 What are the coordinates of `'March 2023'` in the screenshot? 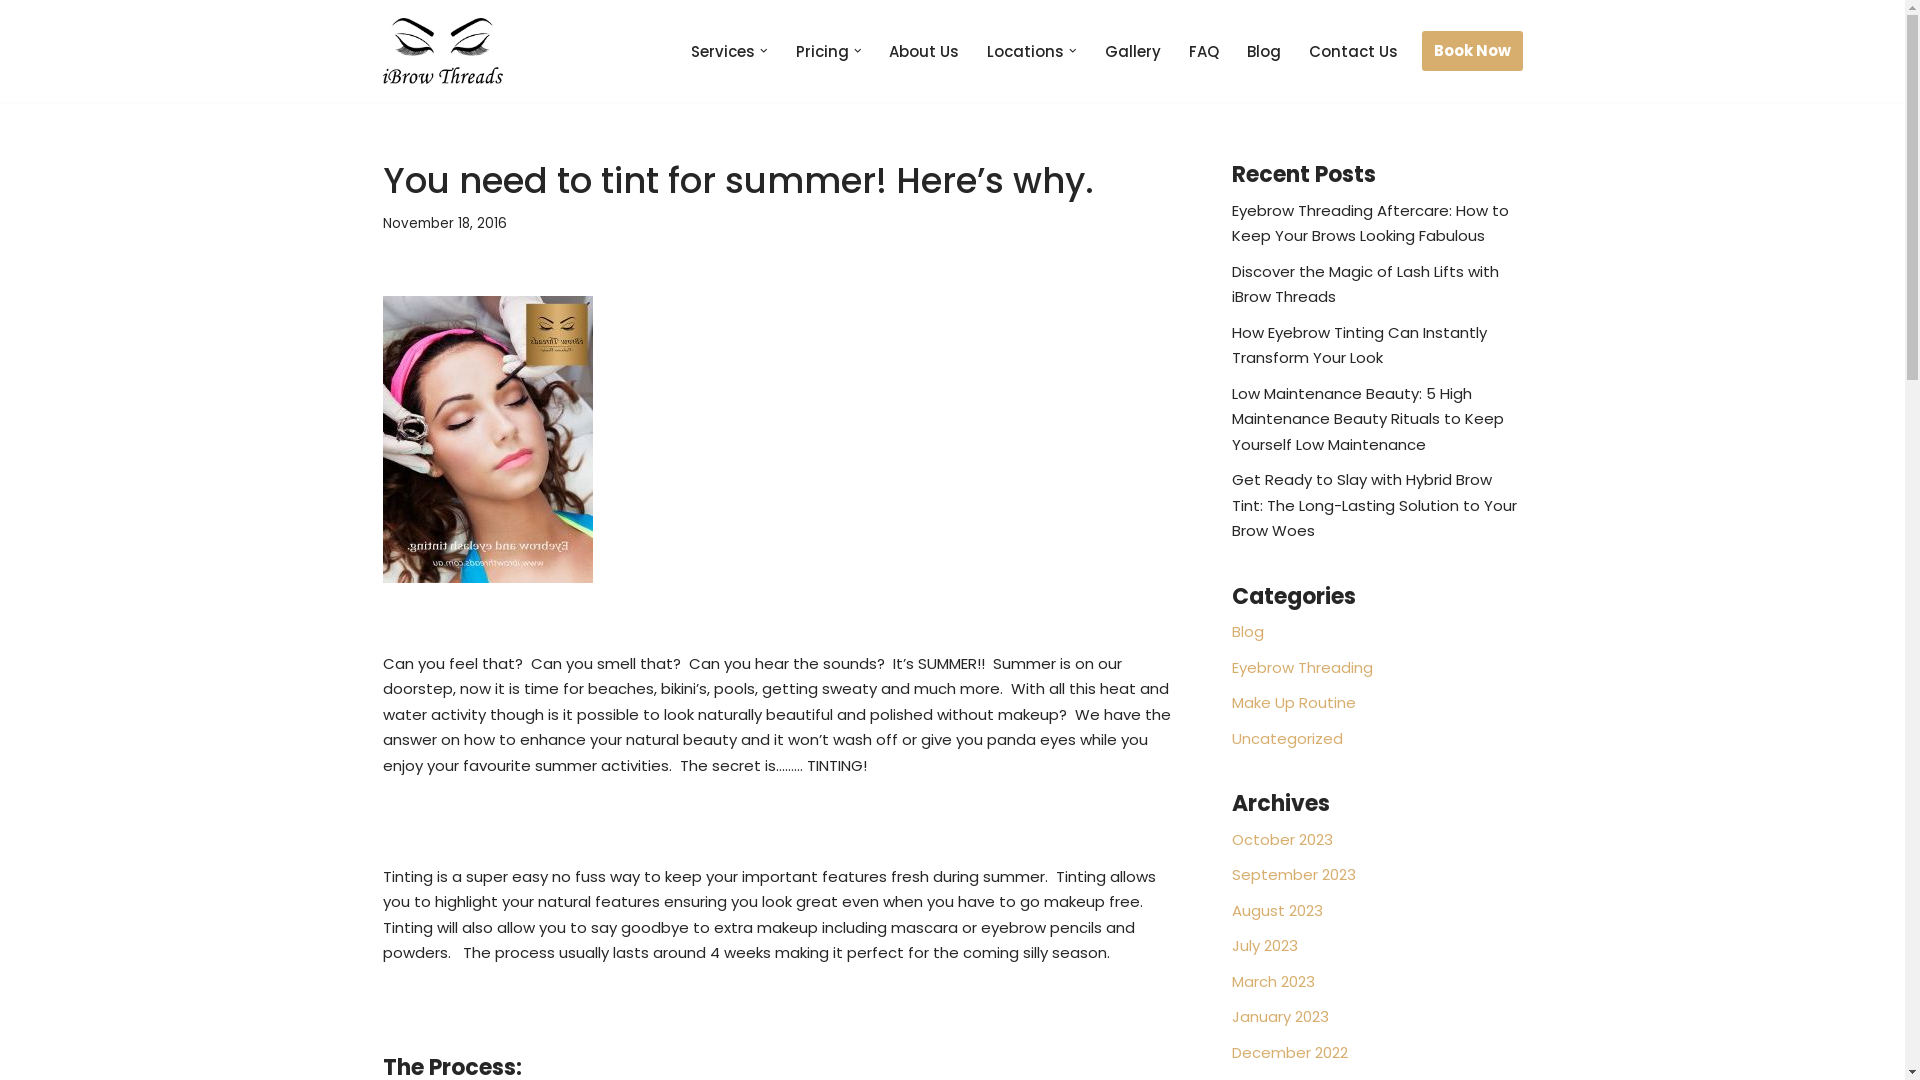 It's located at (1231, 980).